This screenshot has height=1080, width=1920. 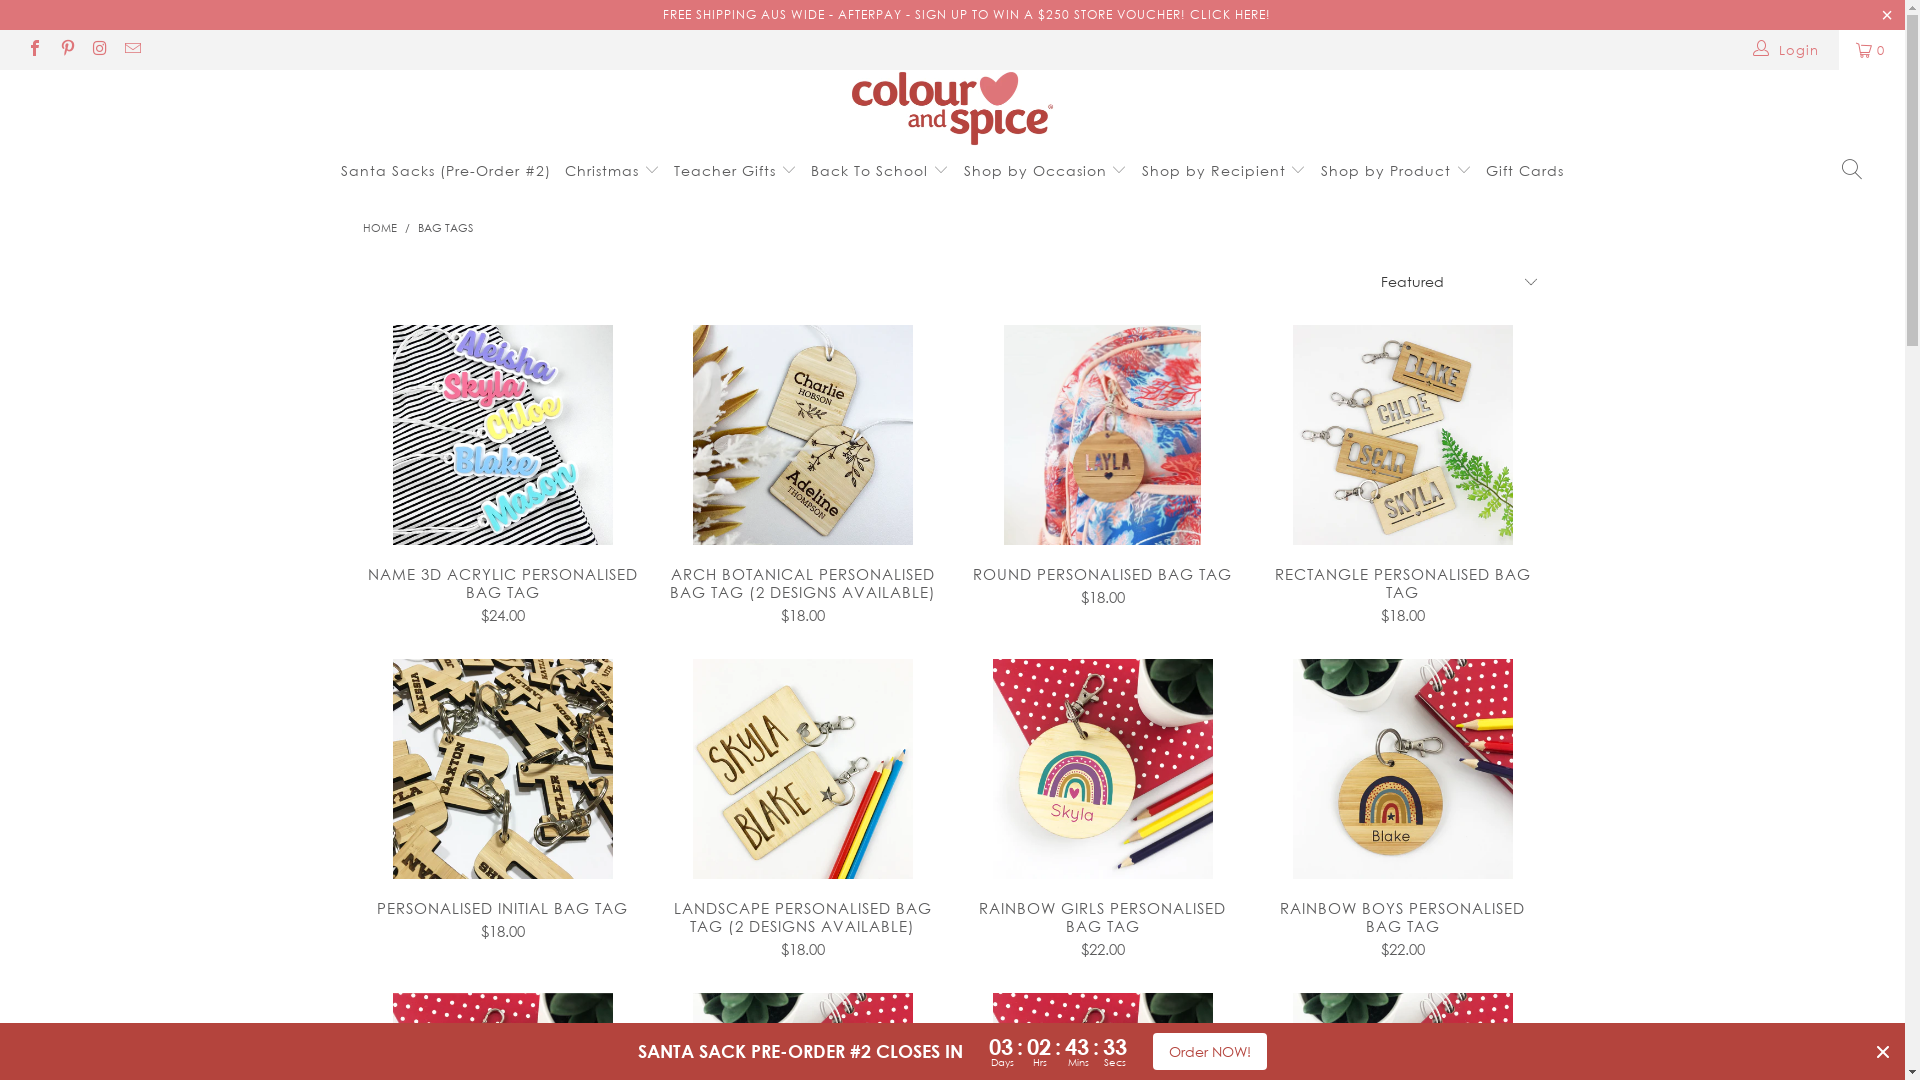 What do you see at coordinates (1320, 169) in the screenshot?
I see `'Shop by Product'` at bounding box center [1320, 169].